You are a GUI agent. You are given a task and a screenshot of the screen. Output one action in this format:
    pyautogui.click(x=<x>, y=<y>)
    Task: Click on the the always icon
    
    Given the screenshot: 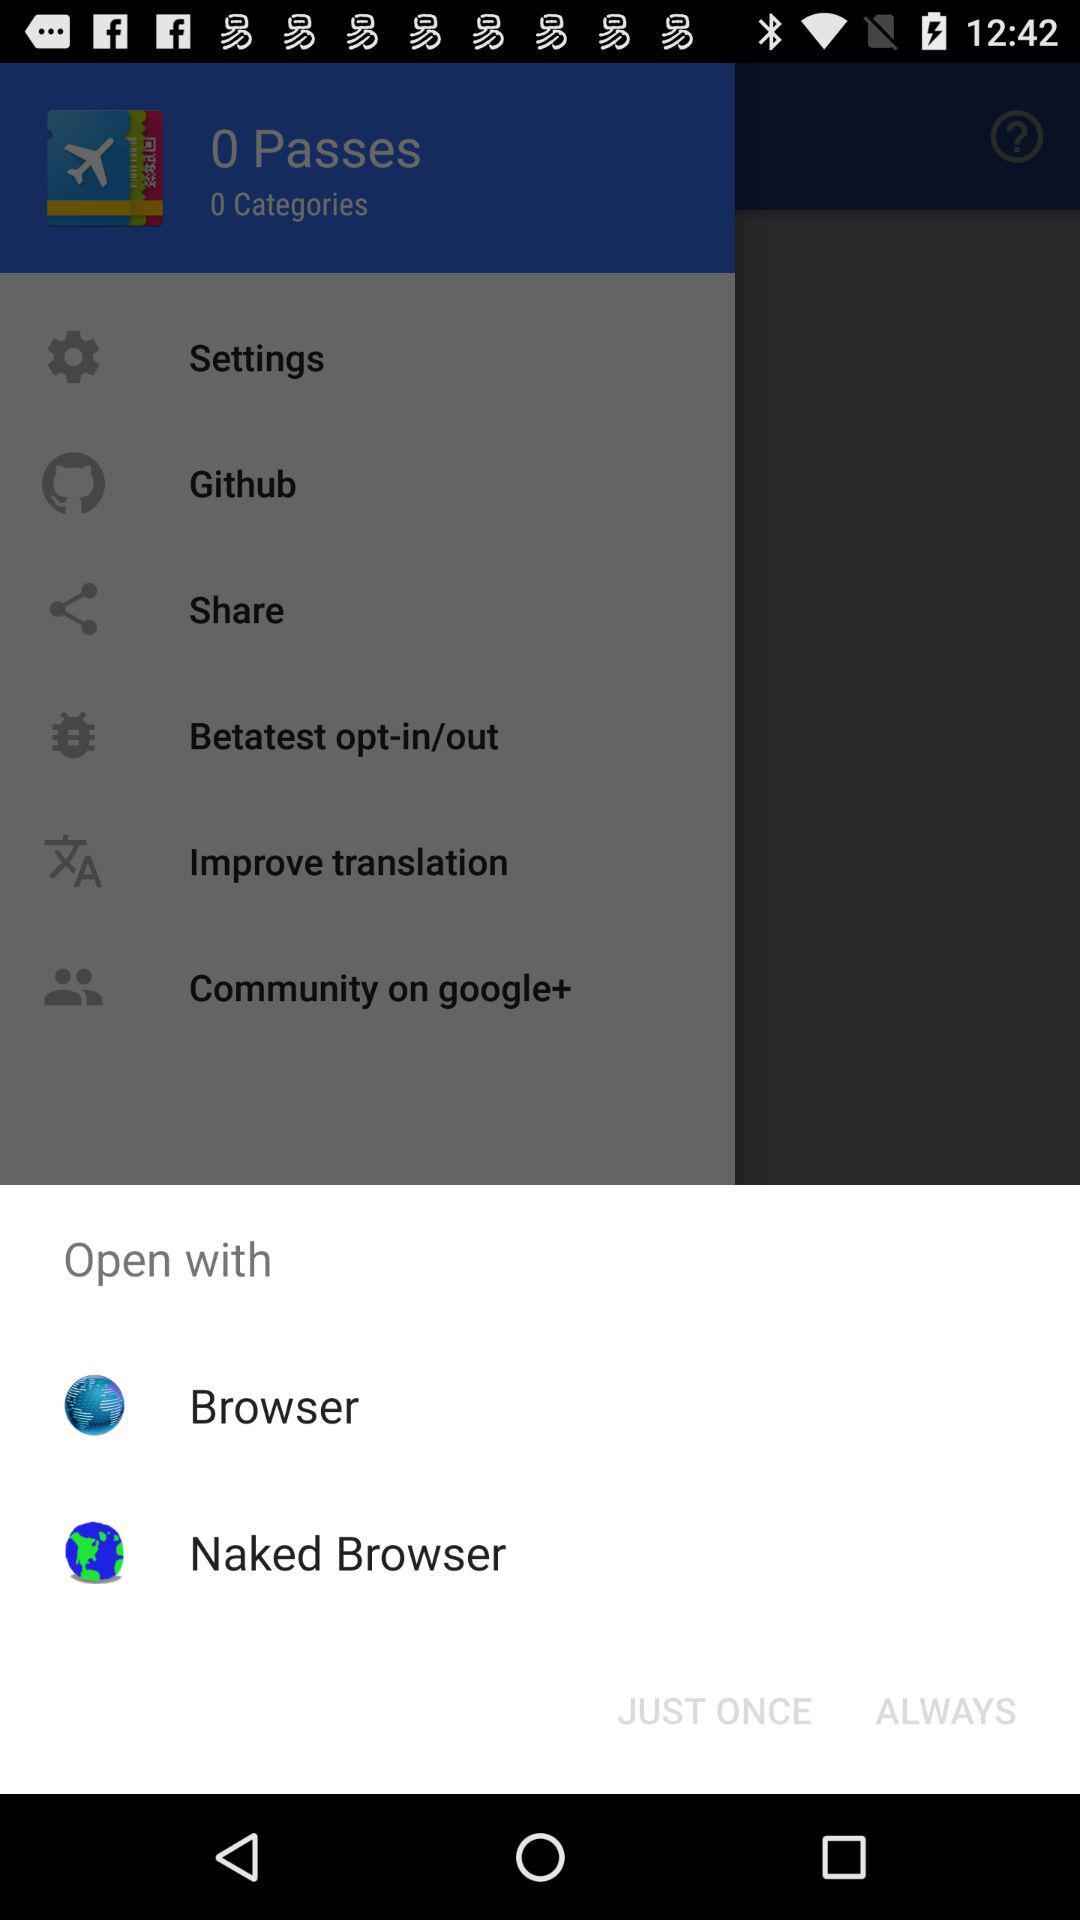 What is the action you would take?
    pyautogui.click(x=945, y=1708)
    